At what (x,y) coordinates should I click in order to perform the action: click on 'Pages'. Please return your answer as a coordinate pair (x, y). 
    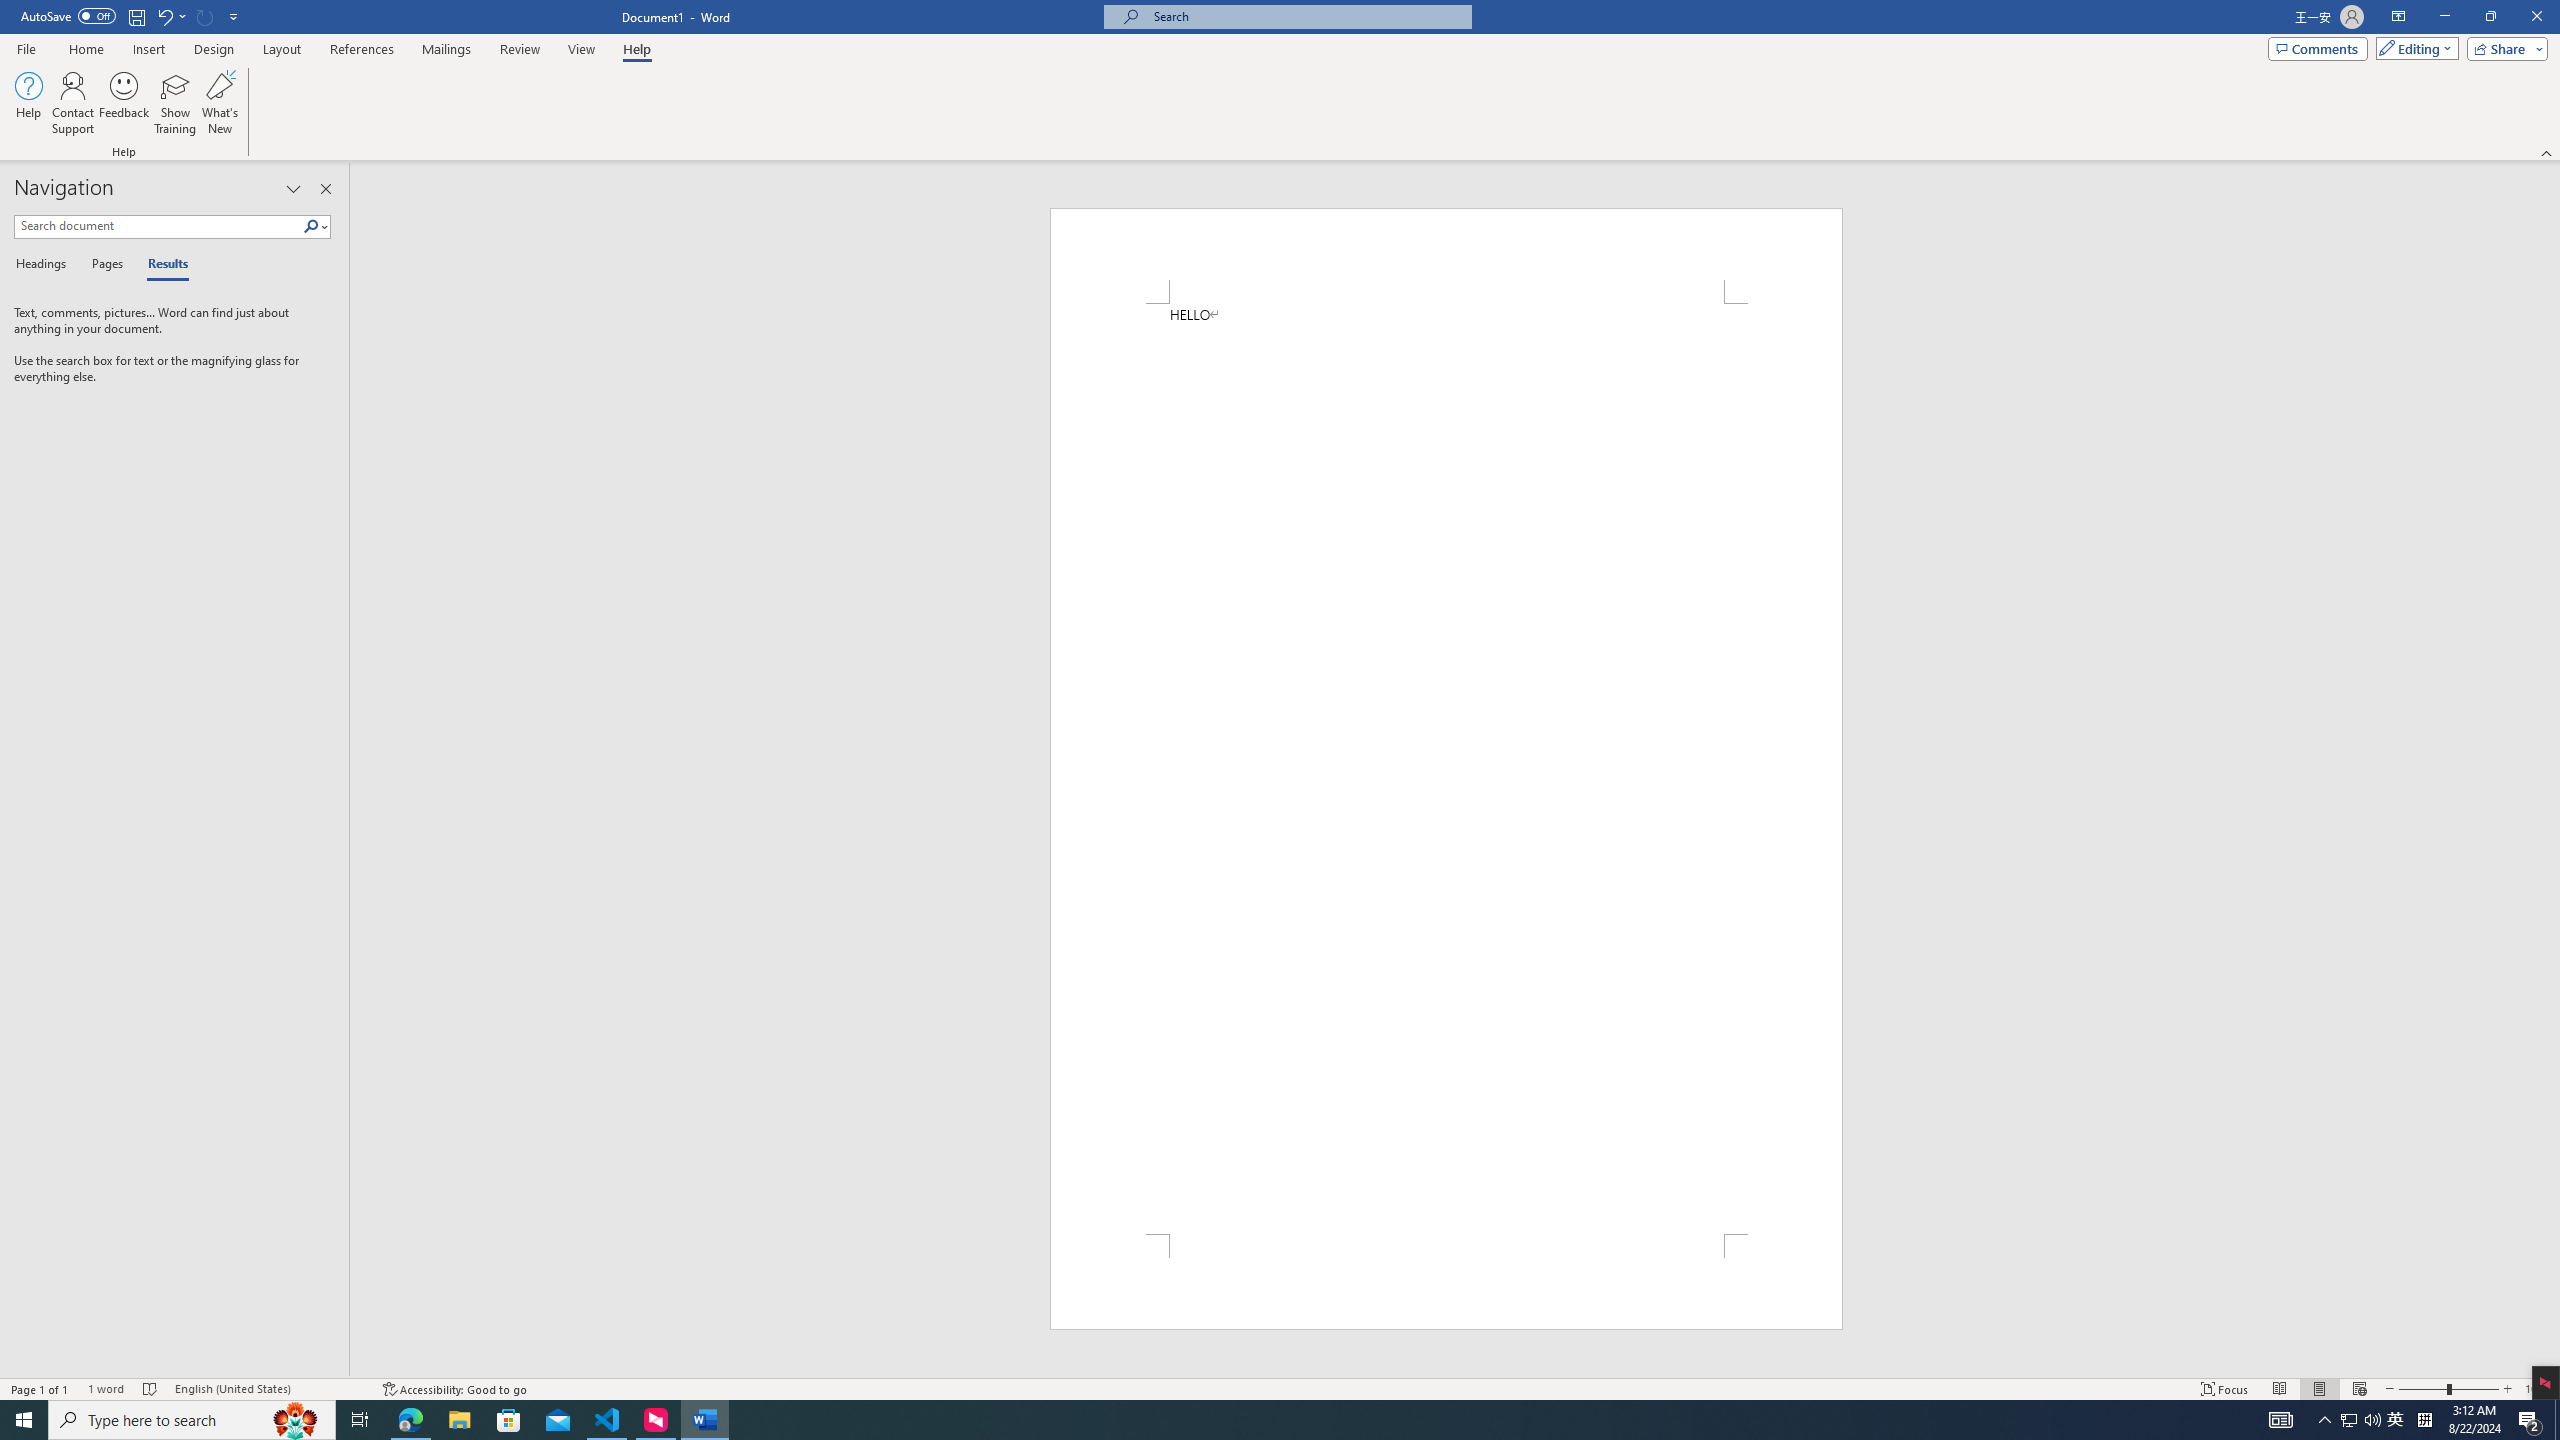
    Looking at the image, I should click on (103, 264).